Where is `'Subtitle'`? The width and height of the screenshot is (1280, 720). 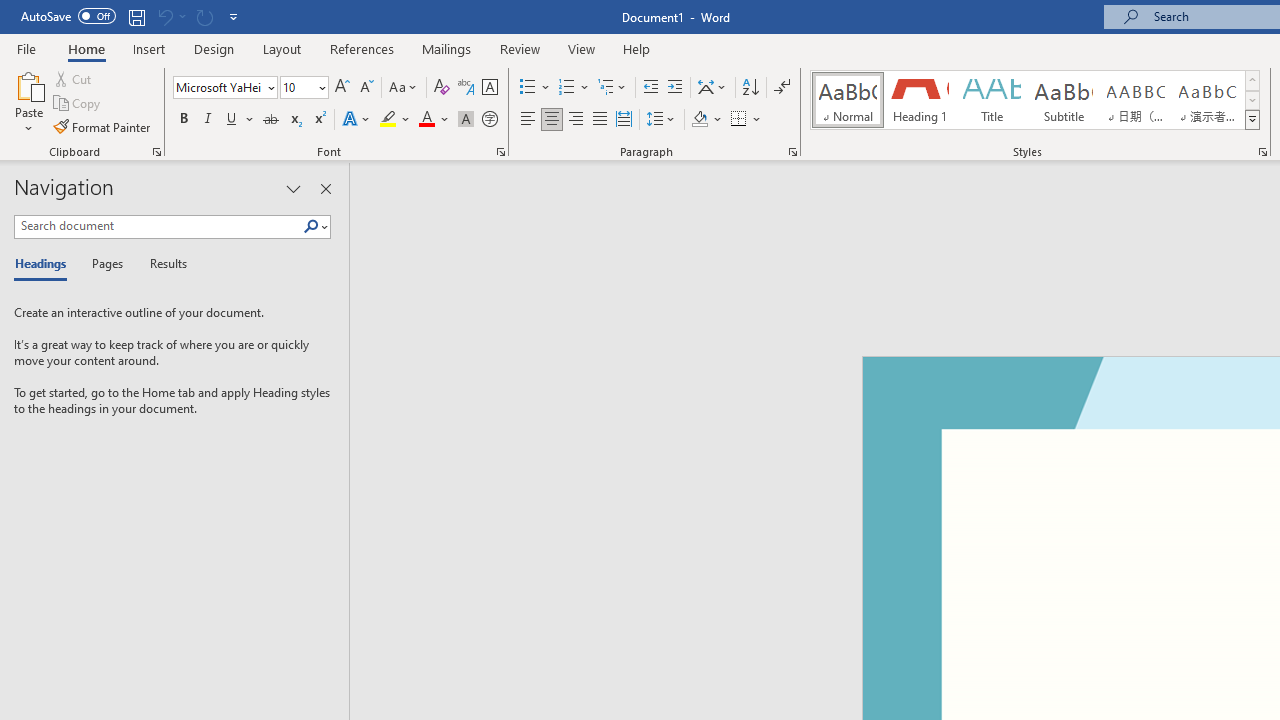 'Subtitle' is located at coordinates (1062, 100).